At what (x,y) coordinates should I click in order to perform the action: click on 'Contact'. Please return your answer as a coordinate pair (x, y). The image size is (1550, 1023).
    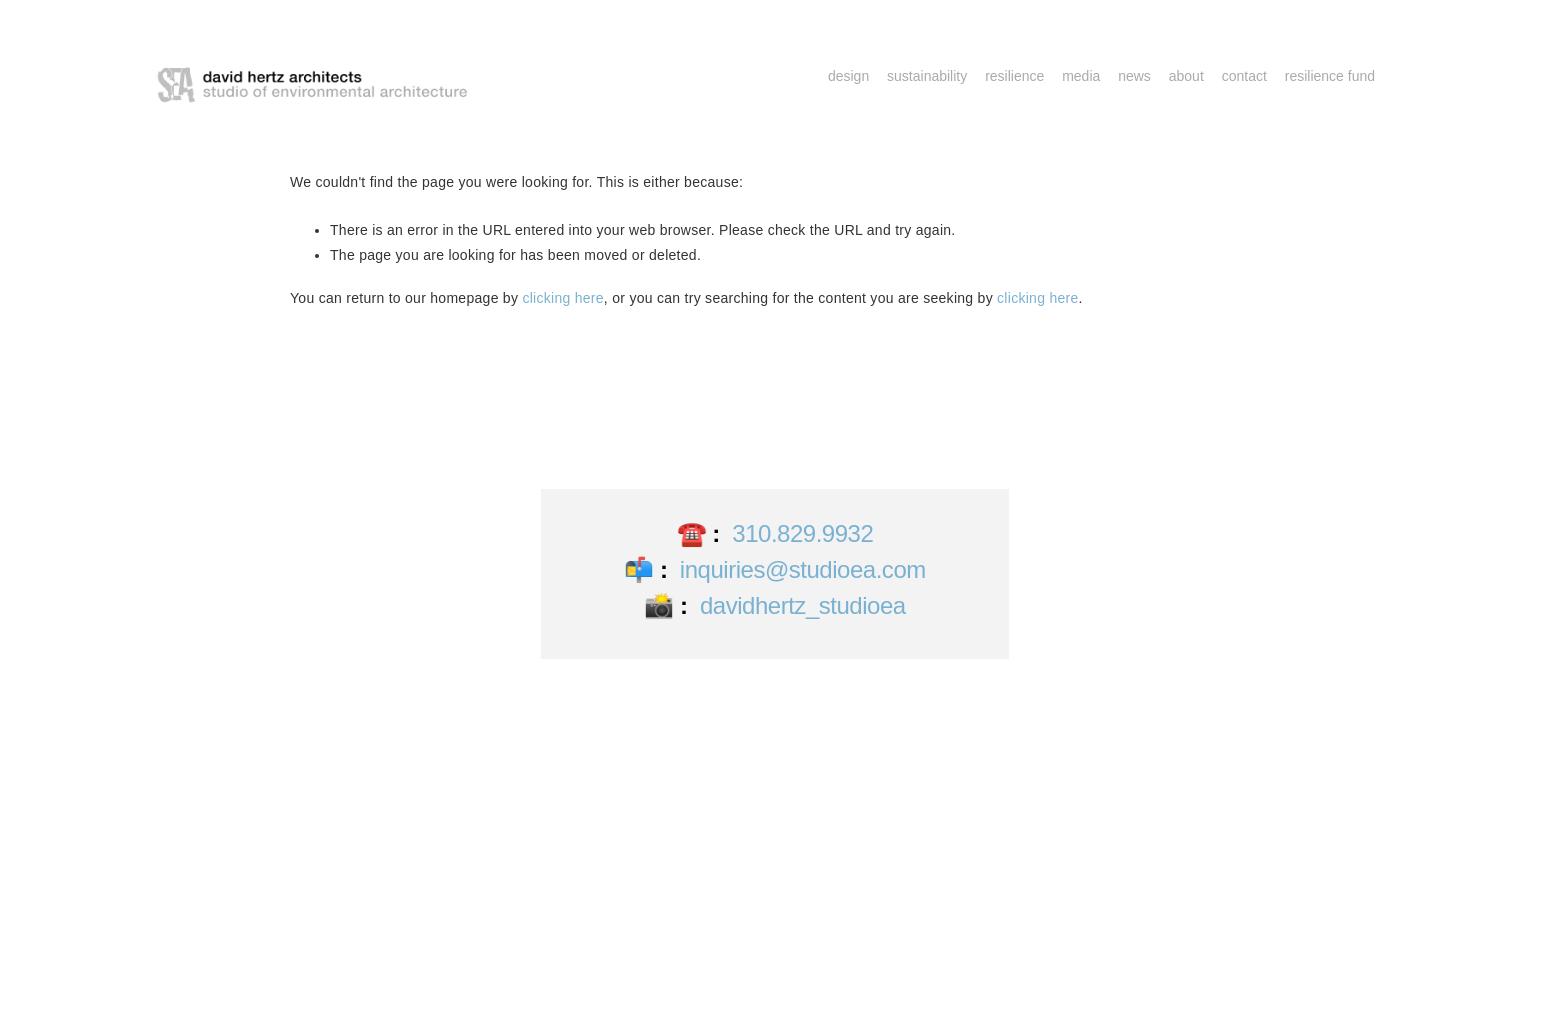
    Looking at the image, I should click on (1220, 75).